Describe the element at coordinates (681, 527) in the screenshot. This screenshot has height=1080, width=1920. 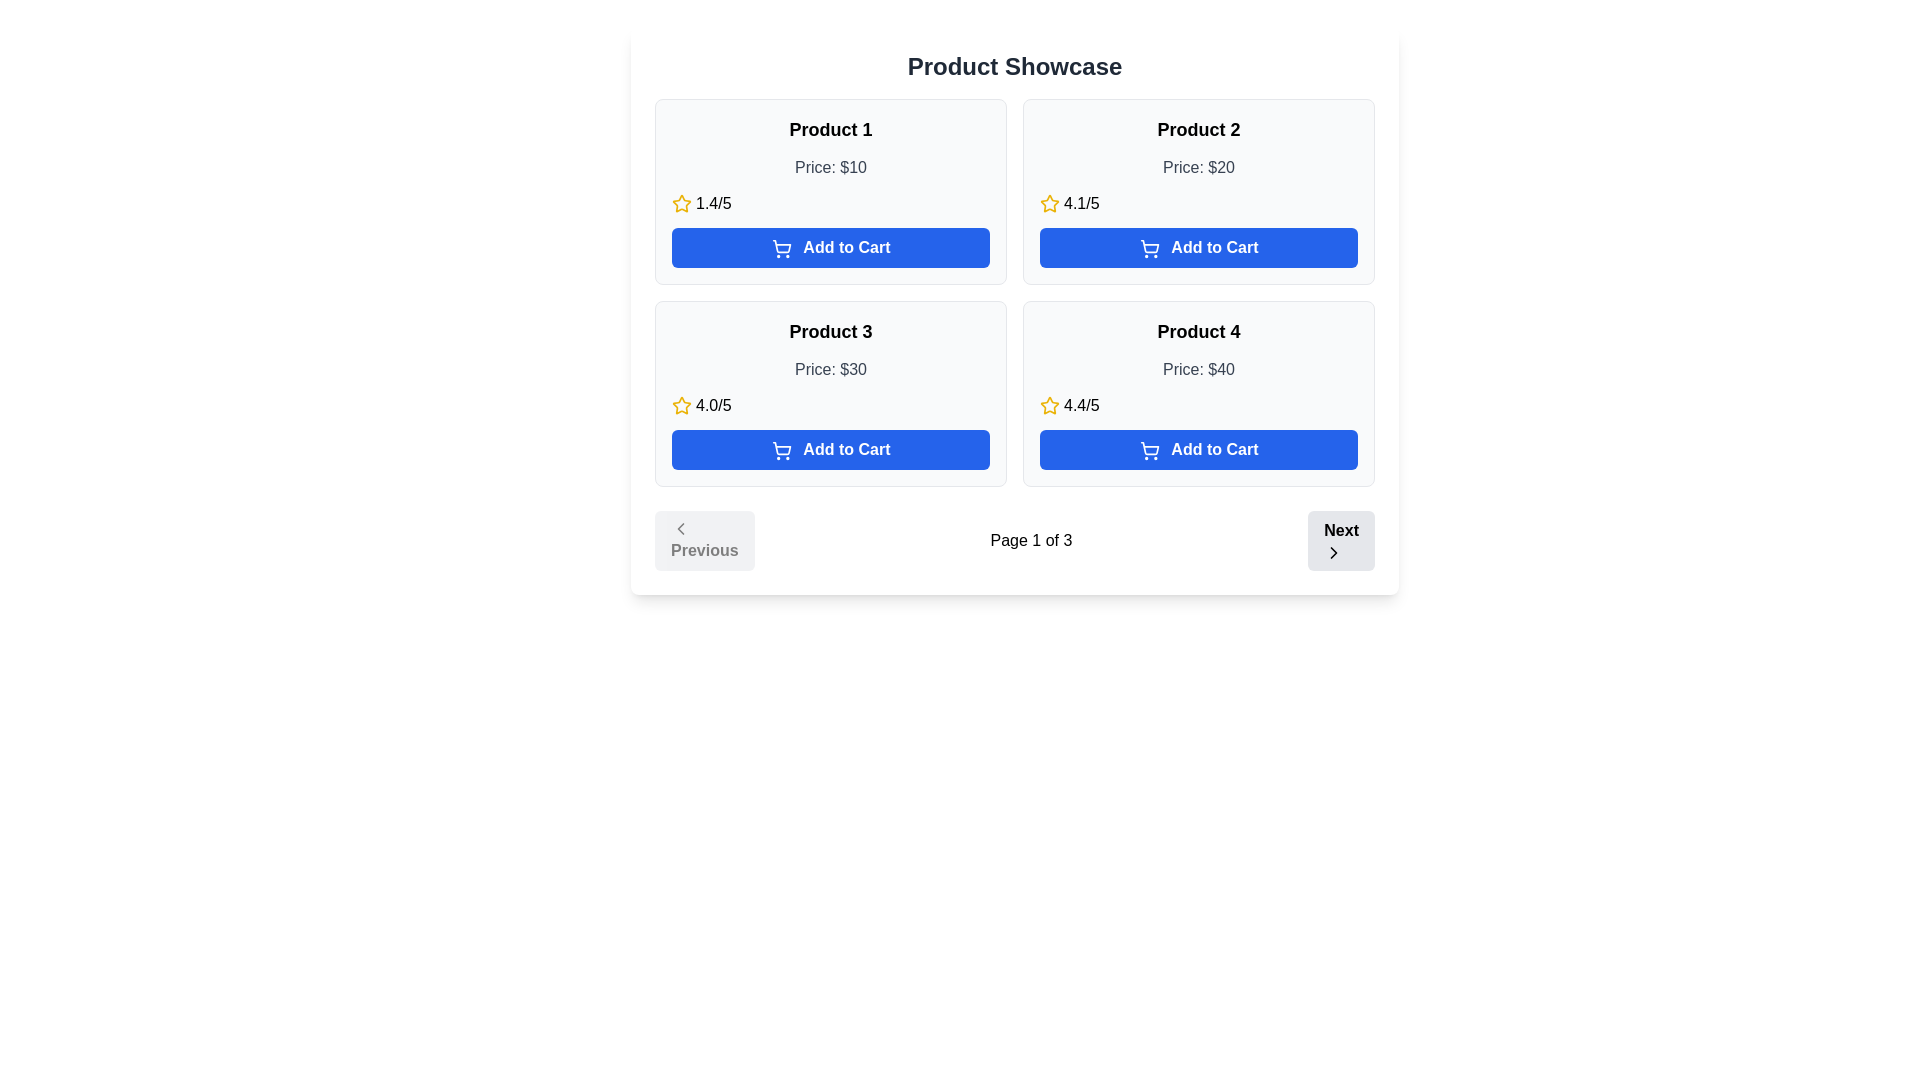
I see `the leftward-pointing chevron arrow SVG icon located within the 'Previous' button at the bottom left corner of the layout` at that location.